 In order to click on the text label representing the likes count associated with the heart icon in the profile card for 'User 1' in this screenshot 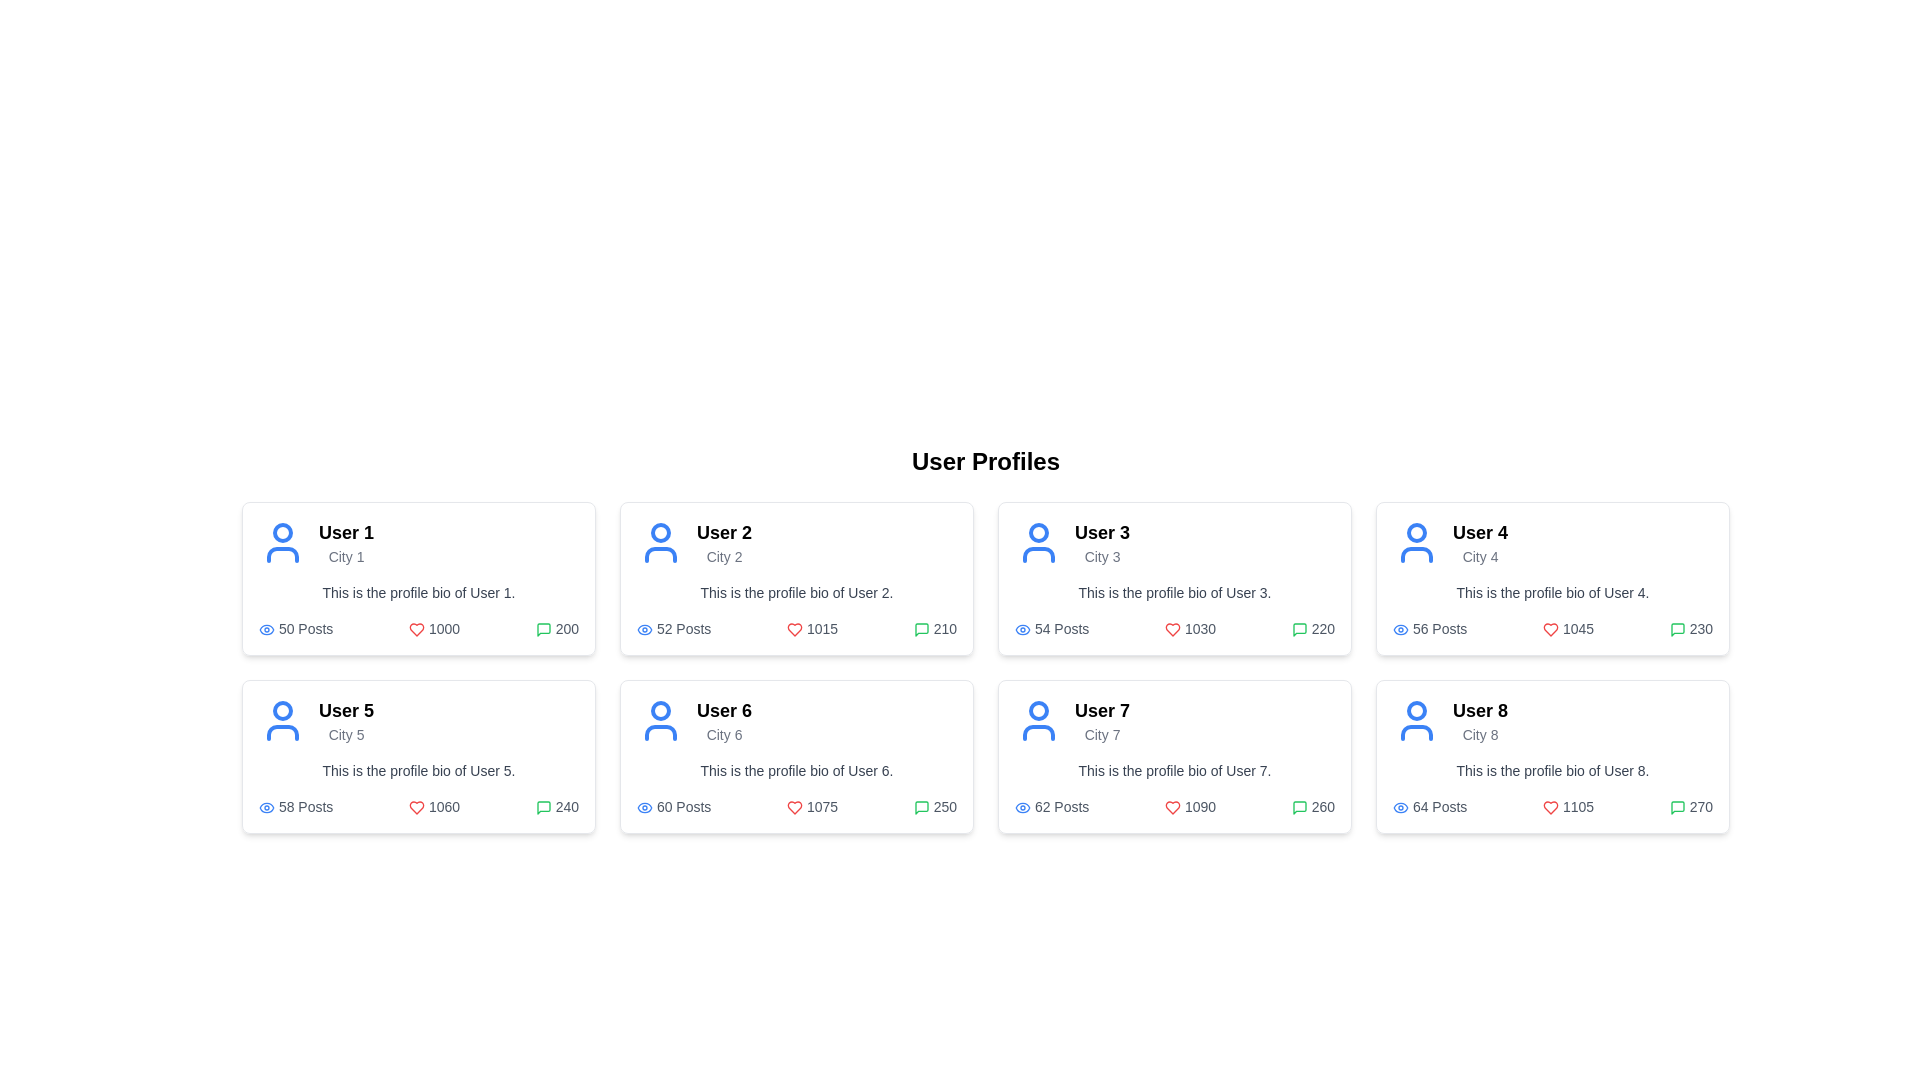, I will do `click(433, 627)`.